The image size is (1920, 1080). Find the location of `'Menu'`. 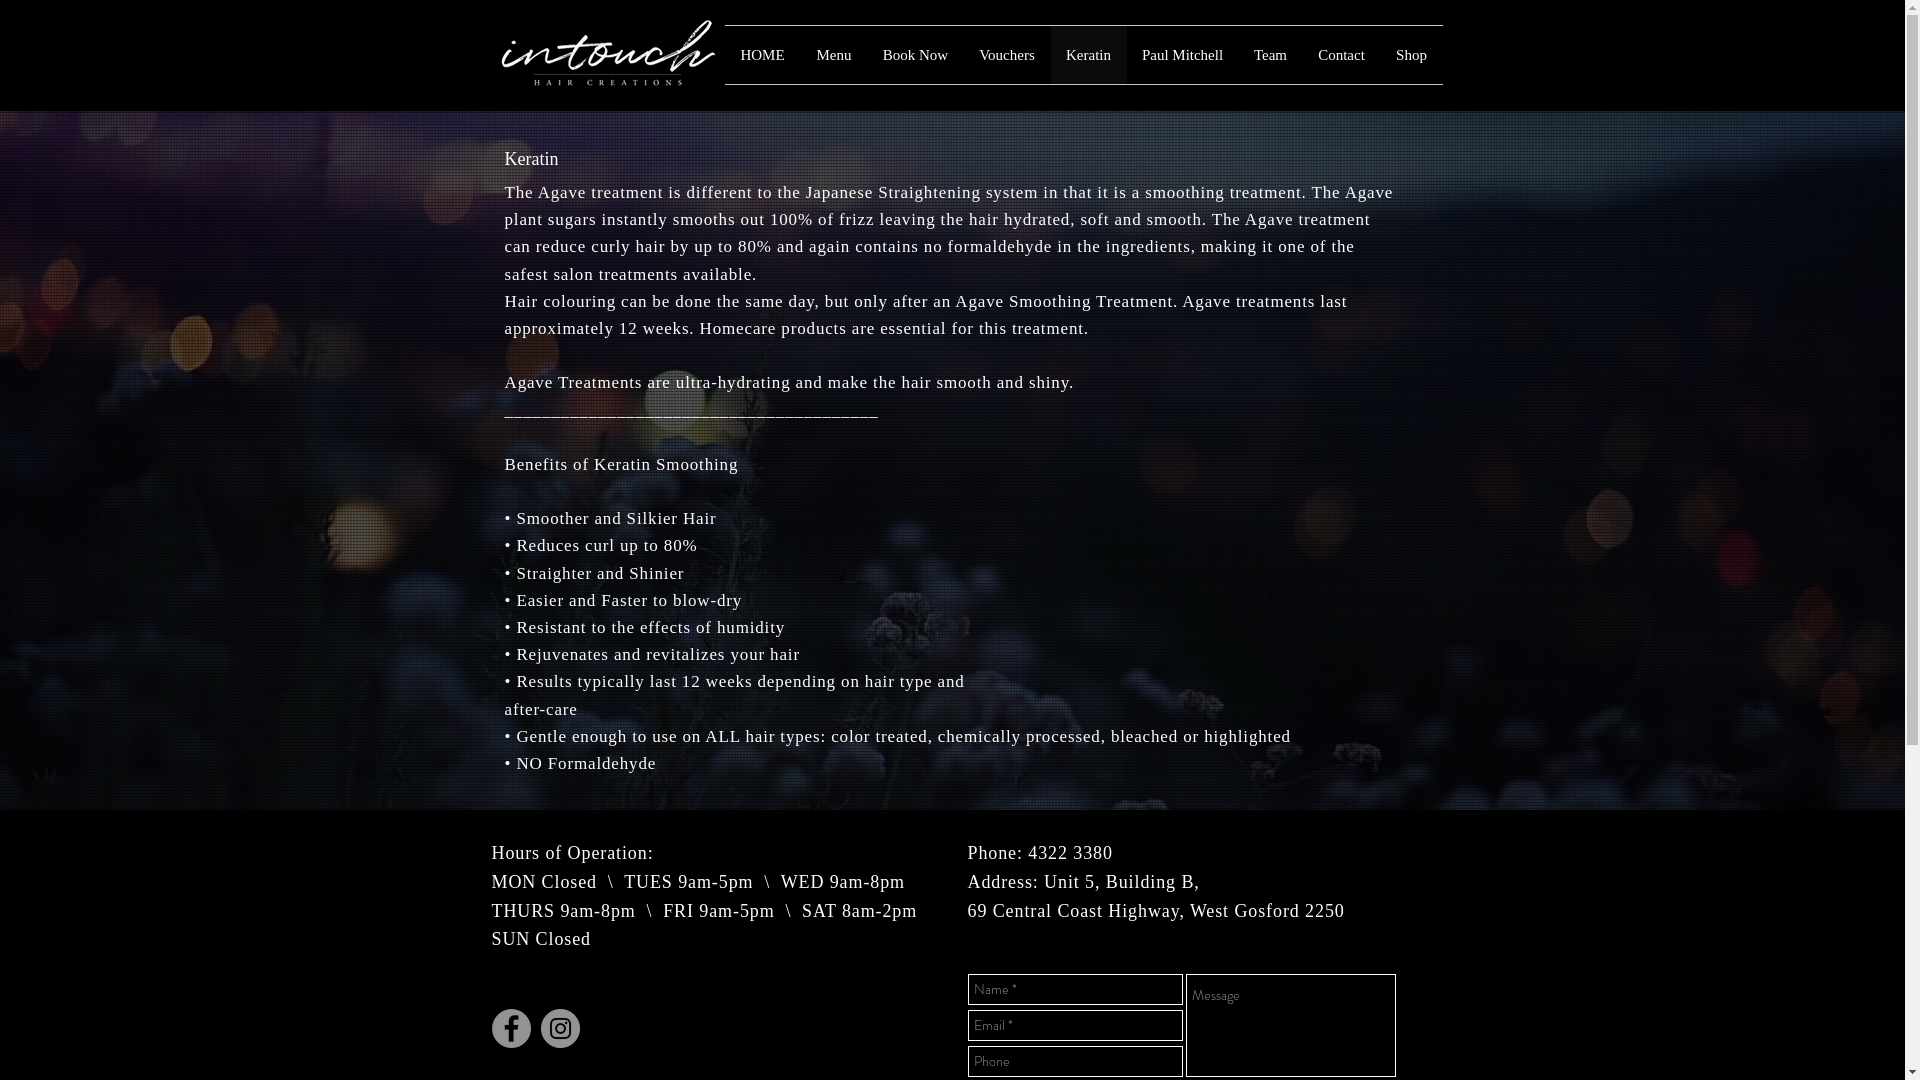

'Menu' is located at coordinates (833, 53).